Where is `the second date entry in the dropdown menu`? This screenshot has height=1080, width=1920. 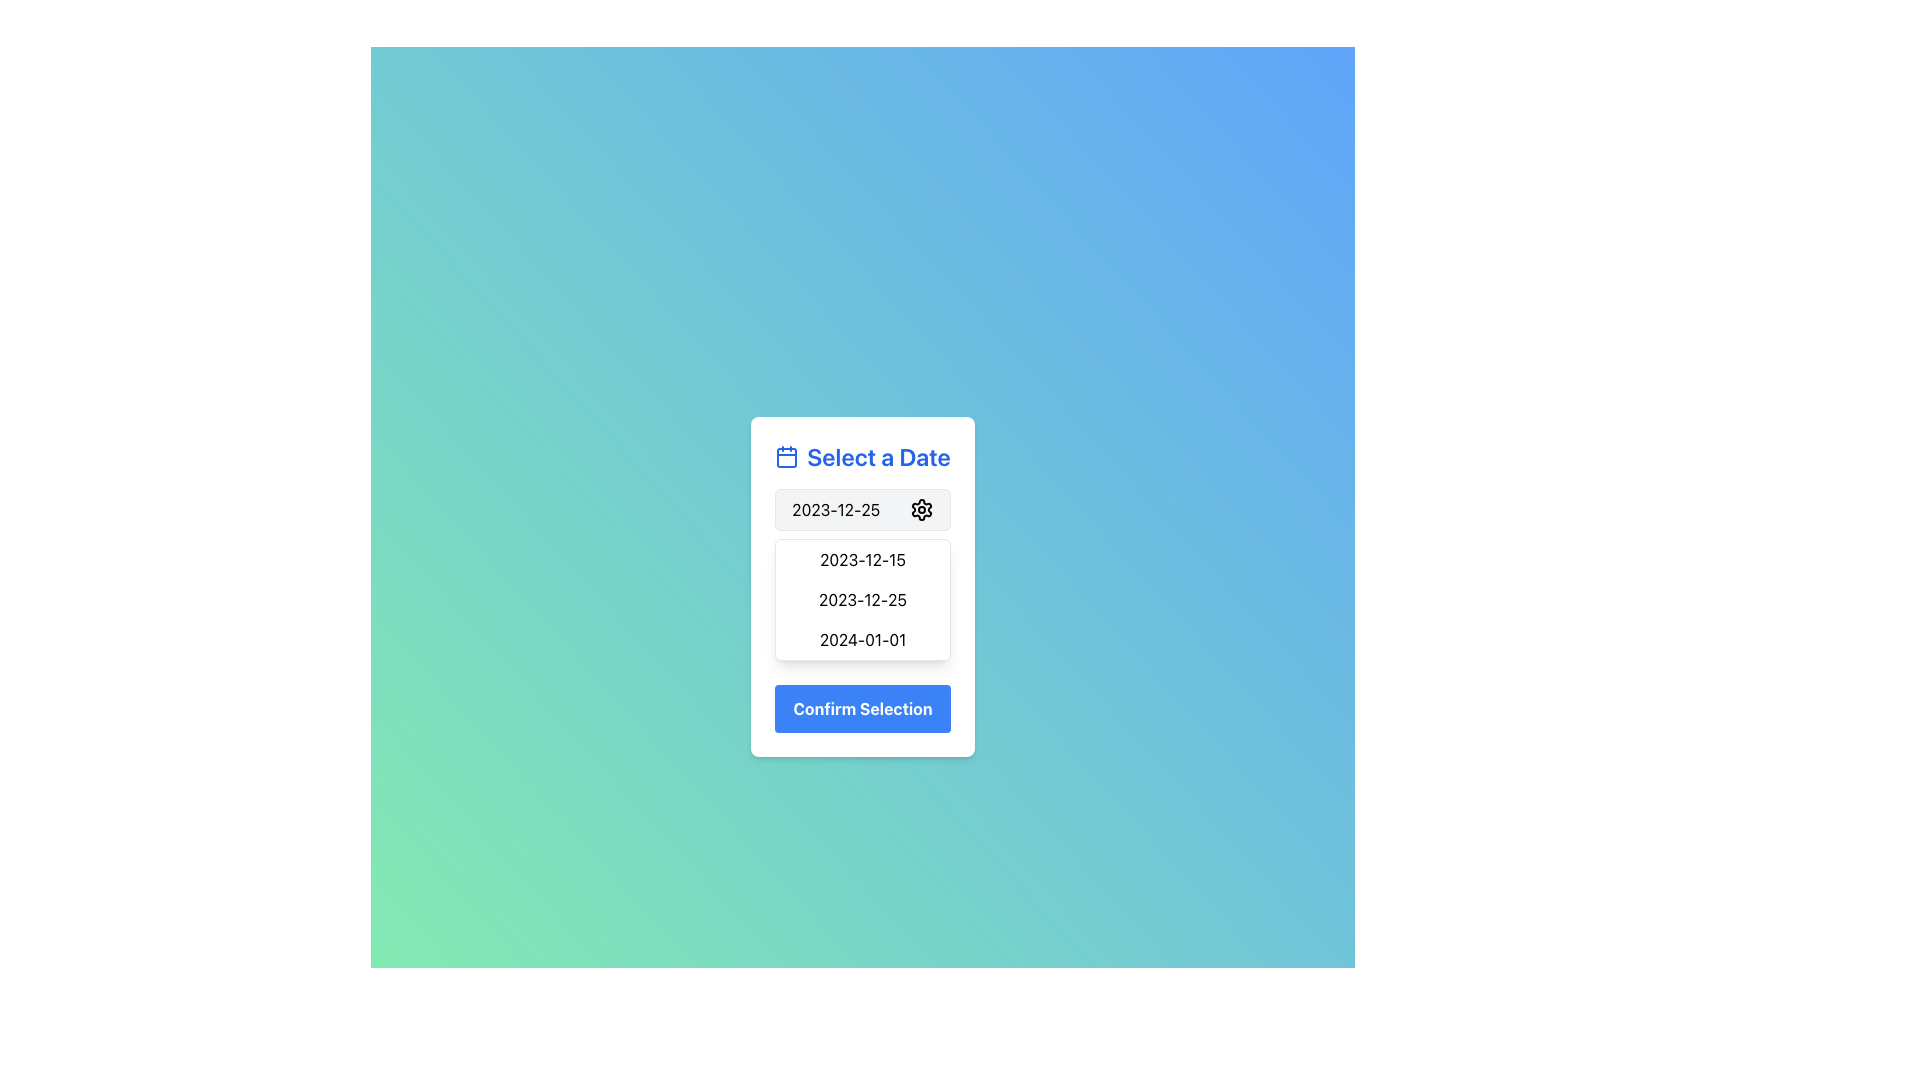
the second date entry in the dropdown menu is located at coordinates (863, 559).